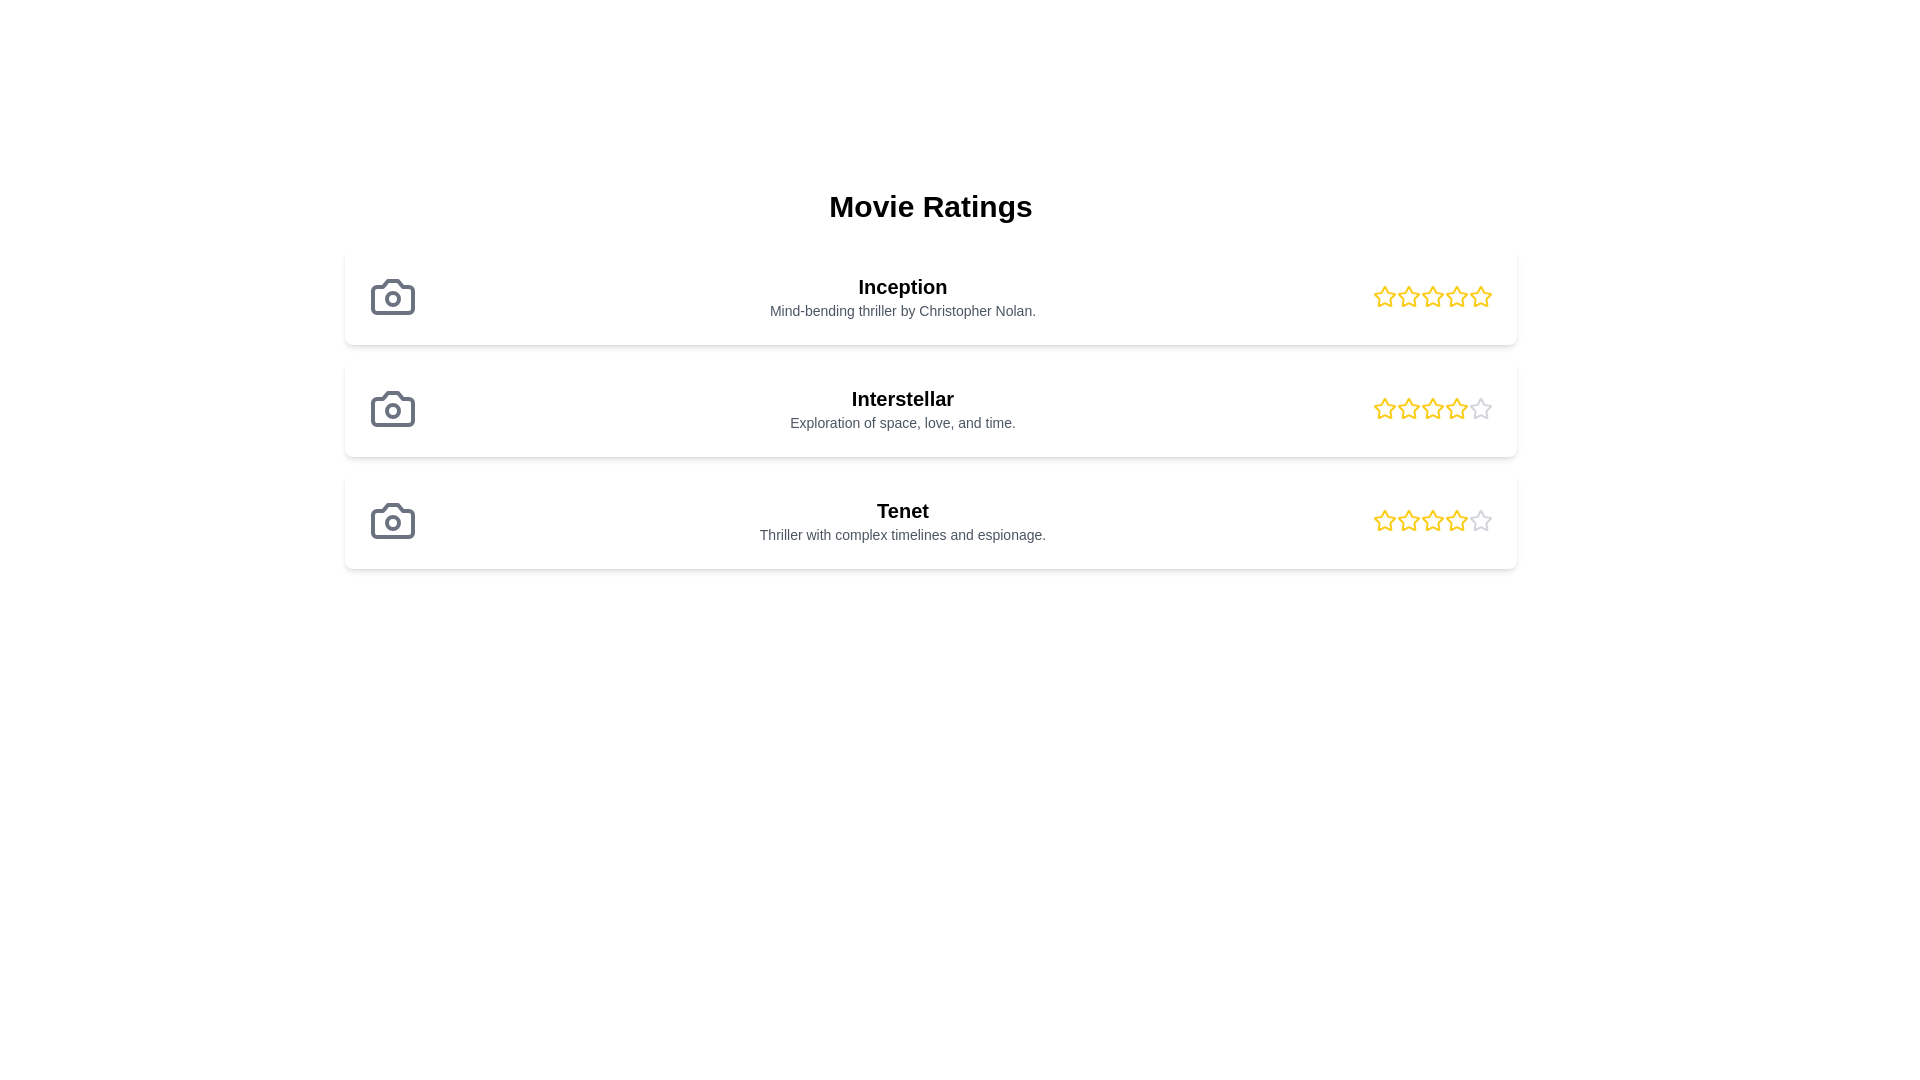  What do you see at coordinates (393, 522) in the screenshot?
I see `the circular shape located at the center of the lens of the third camera icon from the top, which is positioned to the left of the 'Tenet' movie entry` at bounding box center [393, 522].